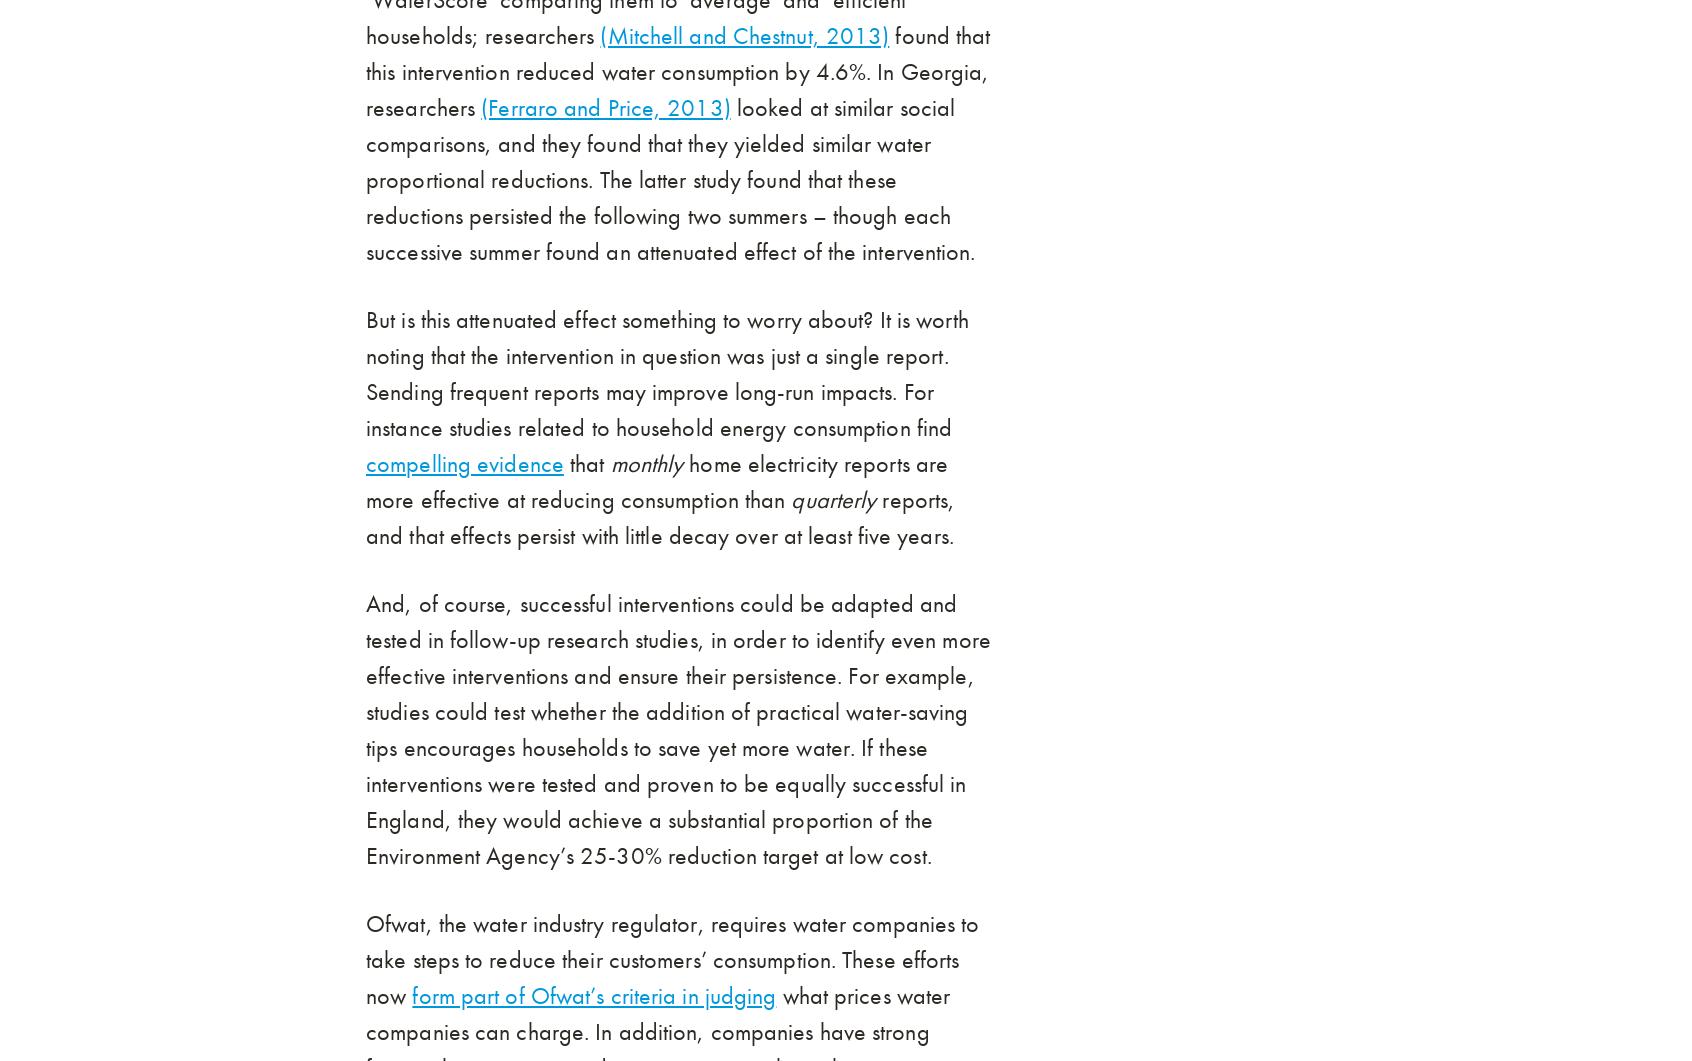  Describe the element at coordinates (608, 463) in the screenshot. I see `'monthly'` at that location.